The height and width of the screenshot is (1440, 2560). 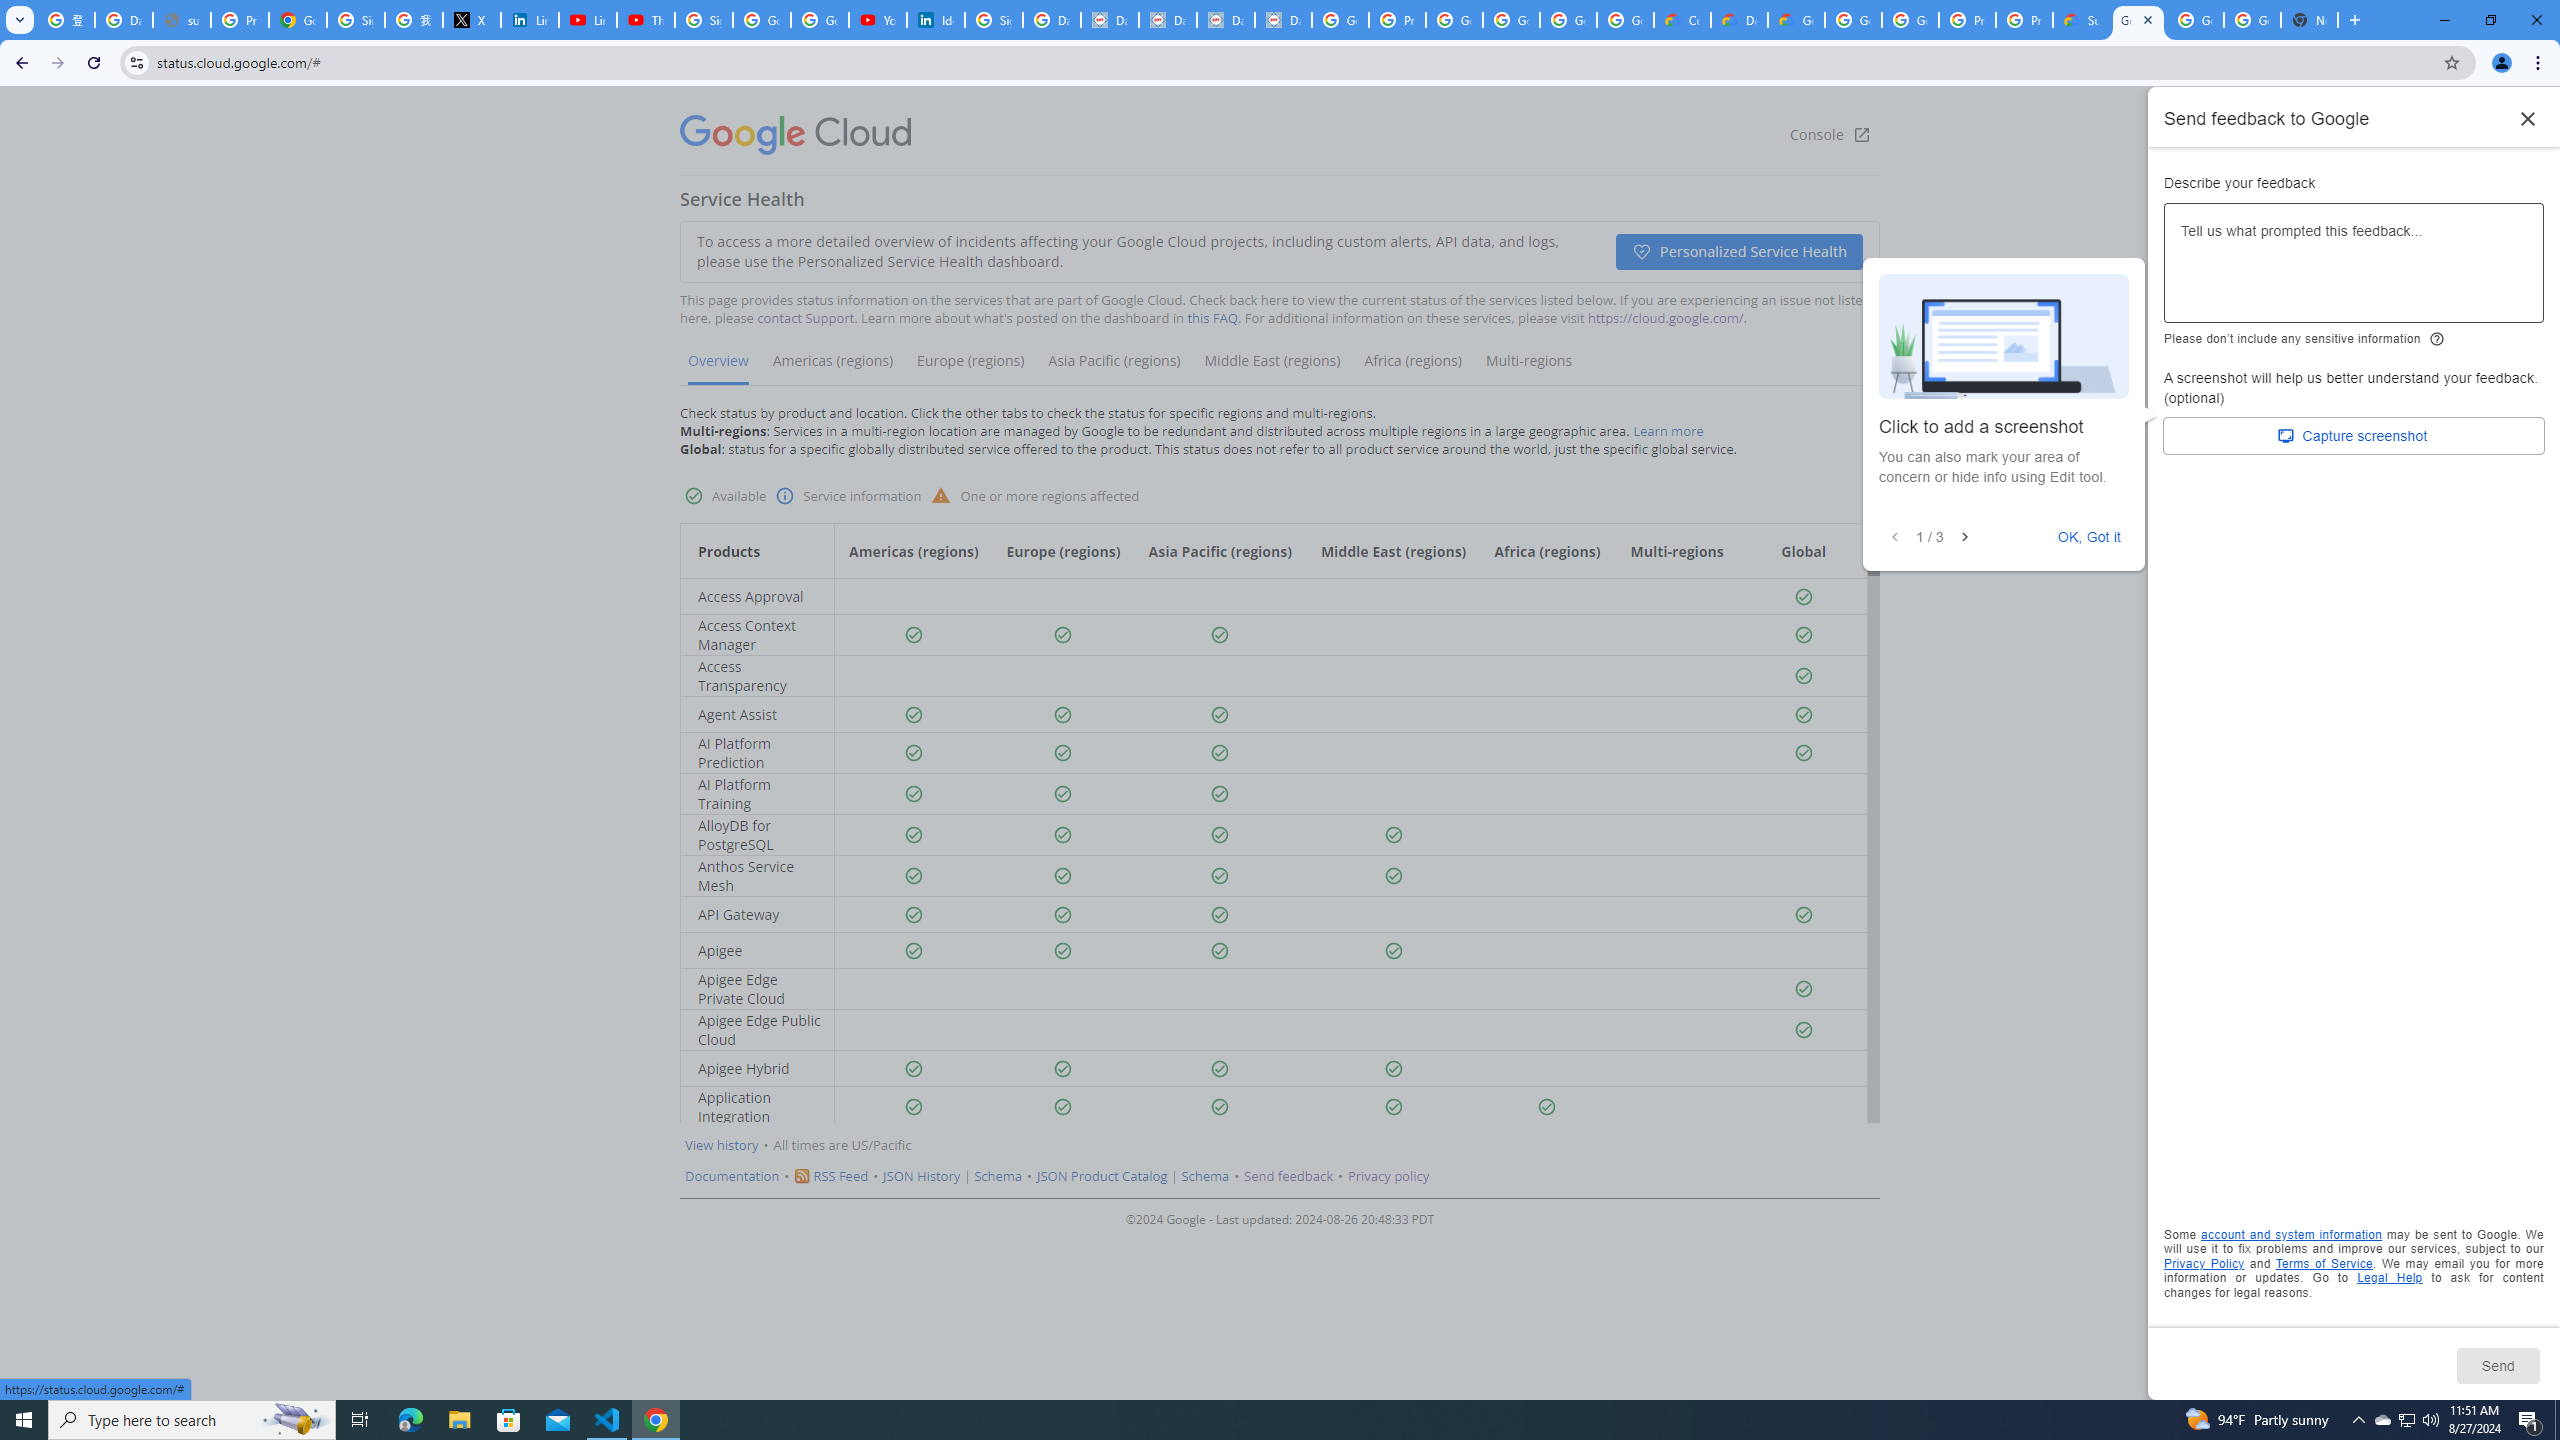 I want to click on 'Next', so click(x=1964, y=536).